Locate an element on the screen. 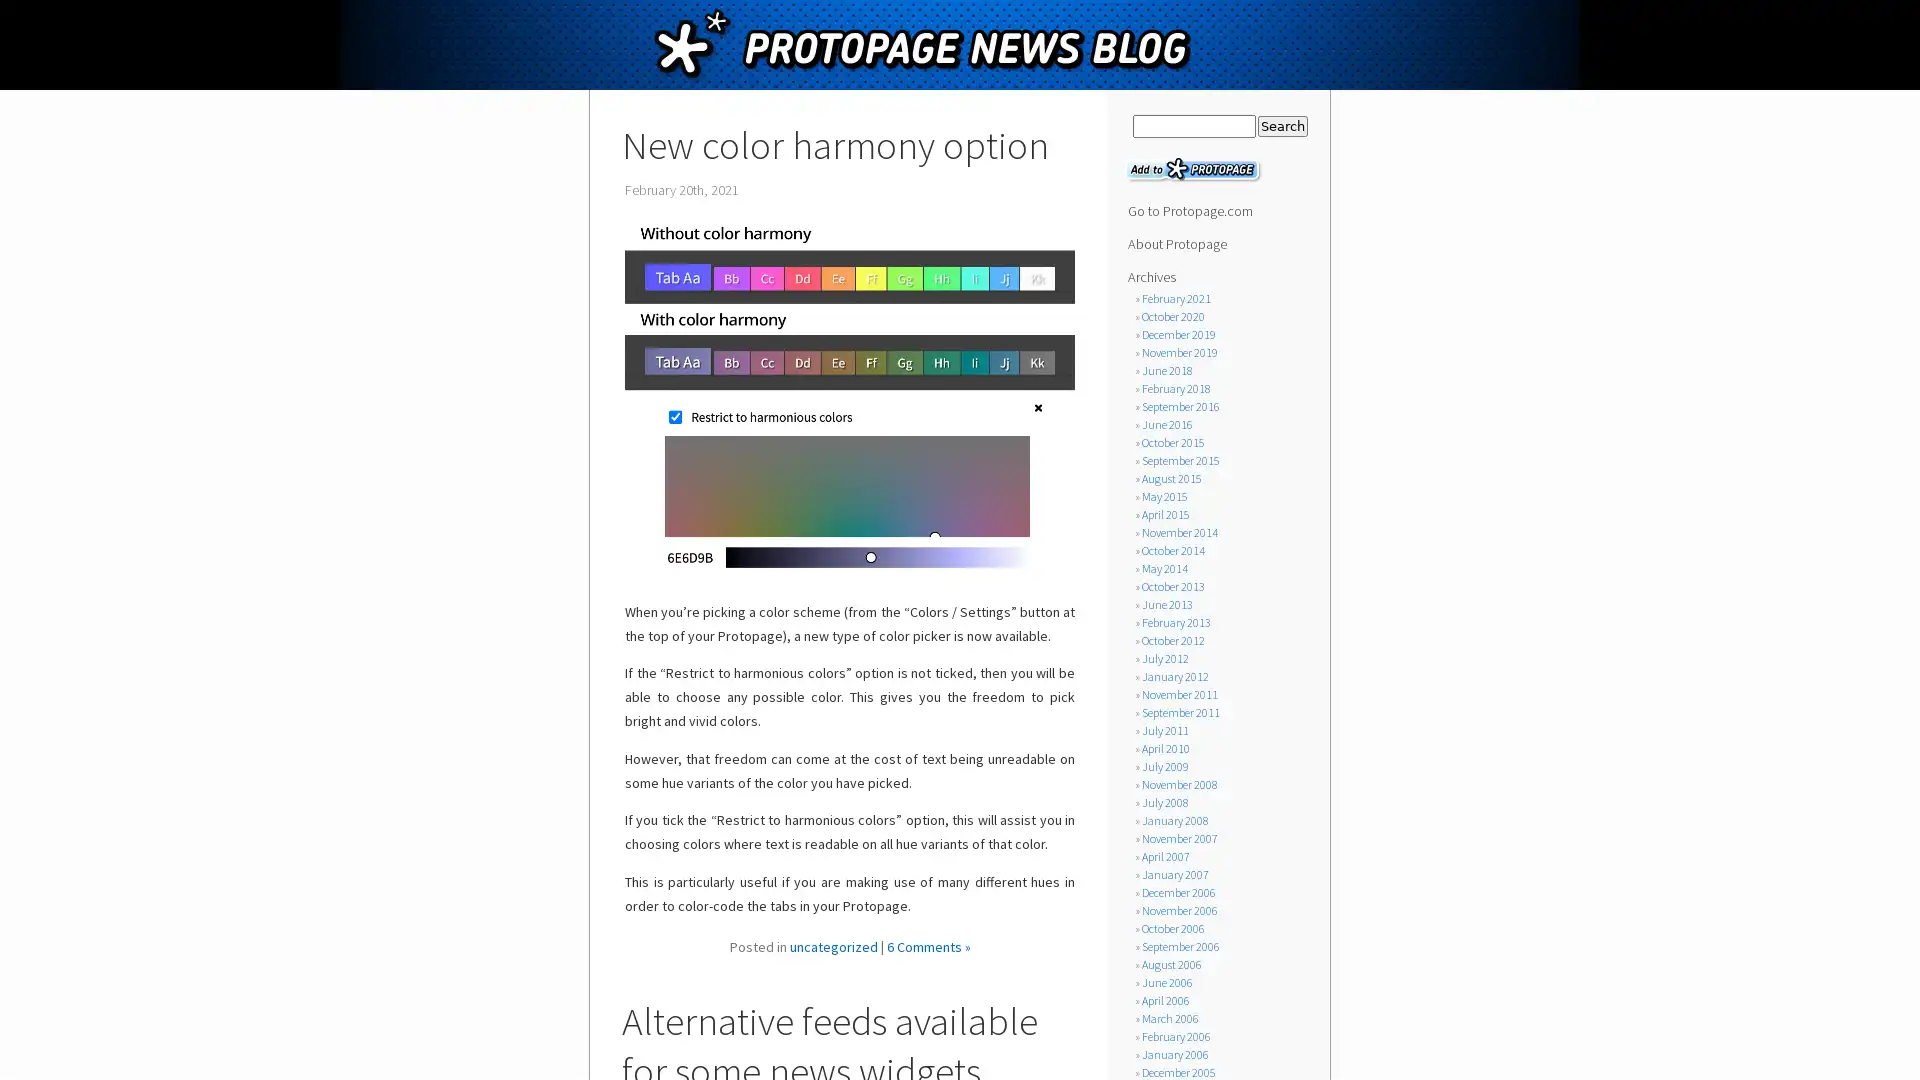 The height and width of the screenshot is (1080, 1920). Search is located at coordinates (1281, 126).